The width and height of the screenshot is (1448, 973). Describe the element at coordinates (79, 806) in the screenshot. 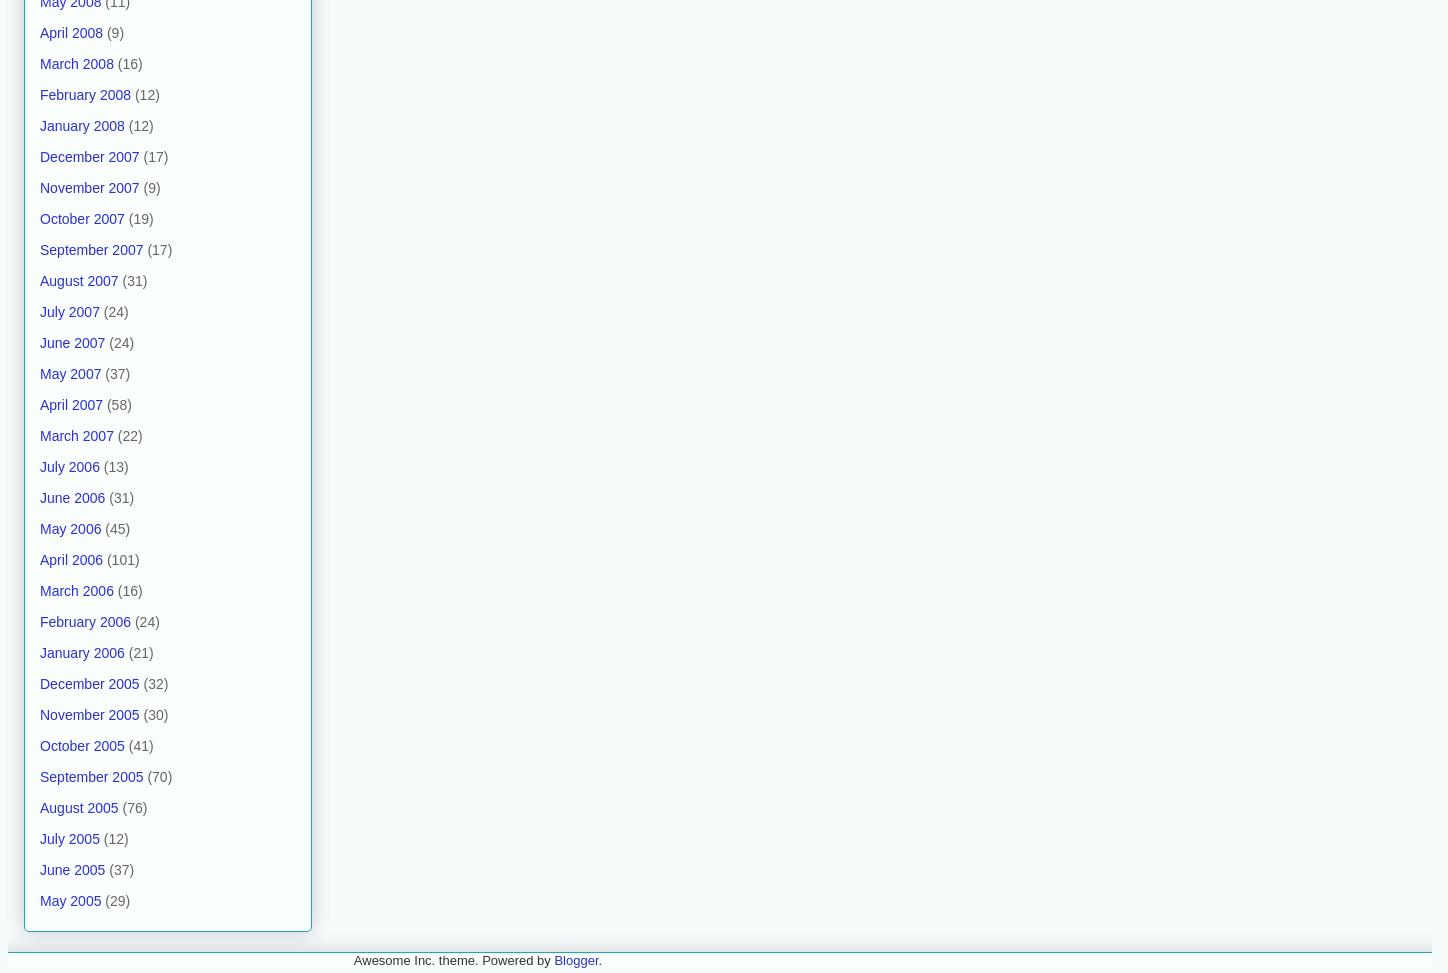

I see `'August 2005'` at that location.